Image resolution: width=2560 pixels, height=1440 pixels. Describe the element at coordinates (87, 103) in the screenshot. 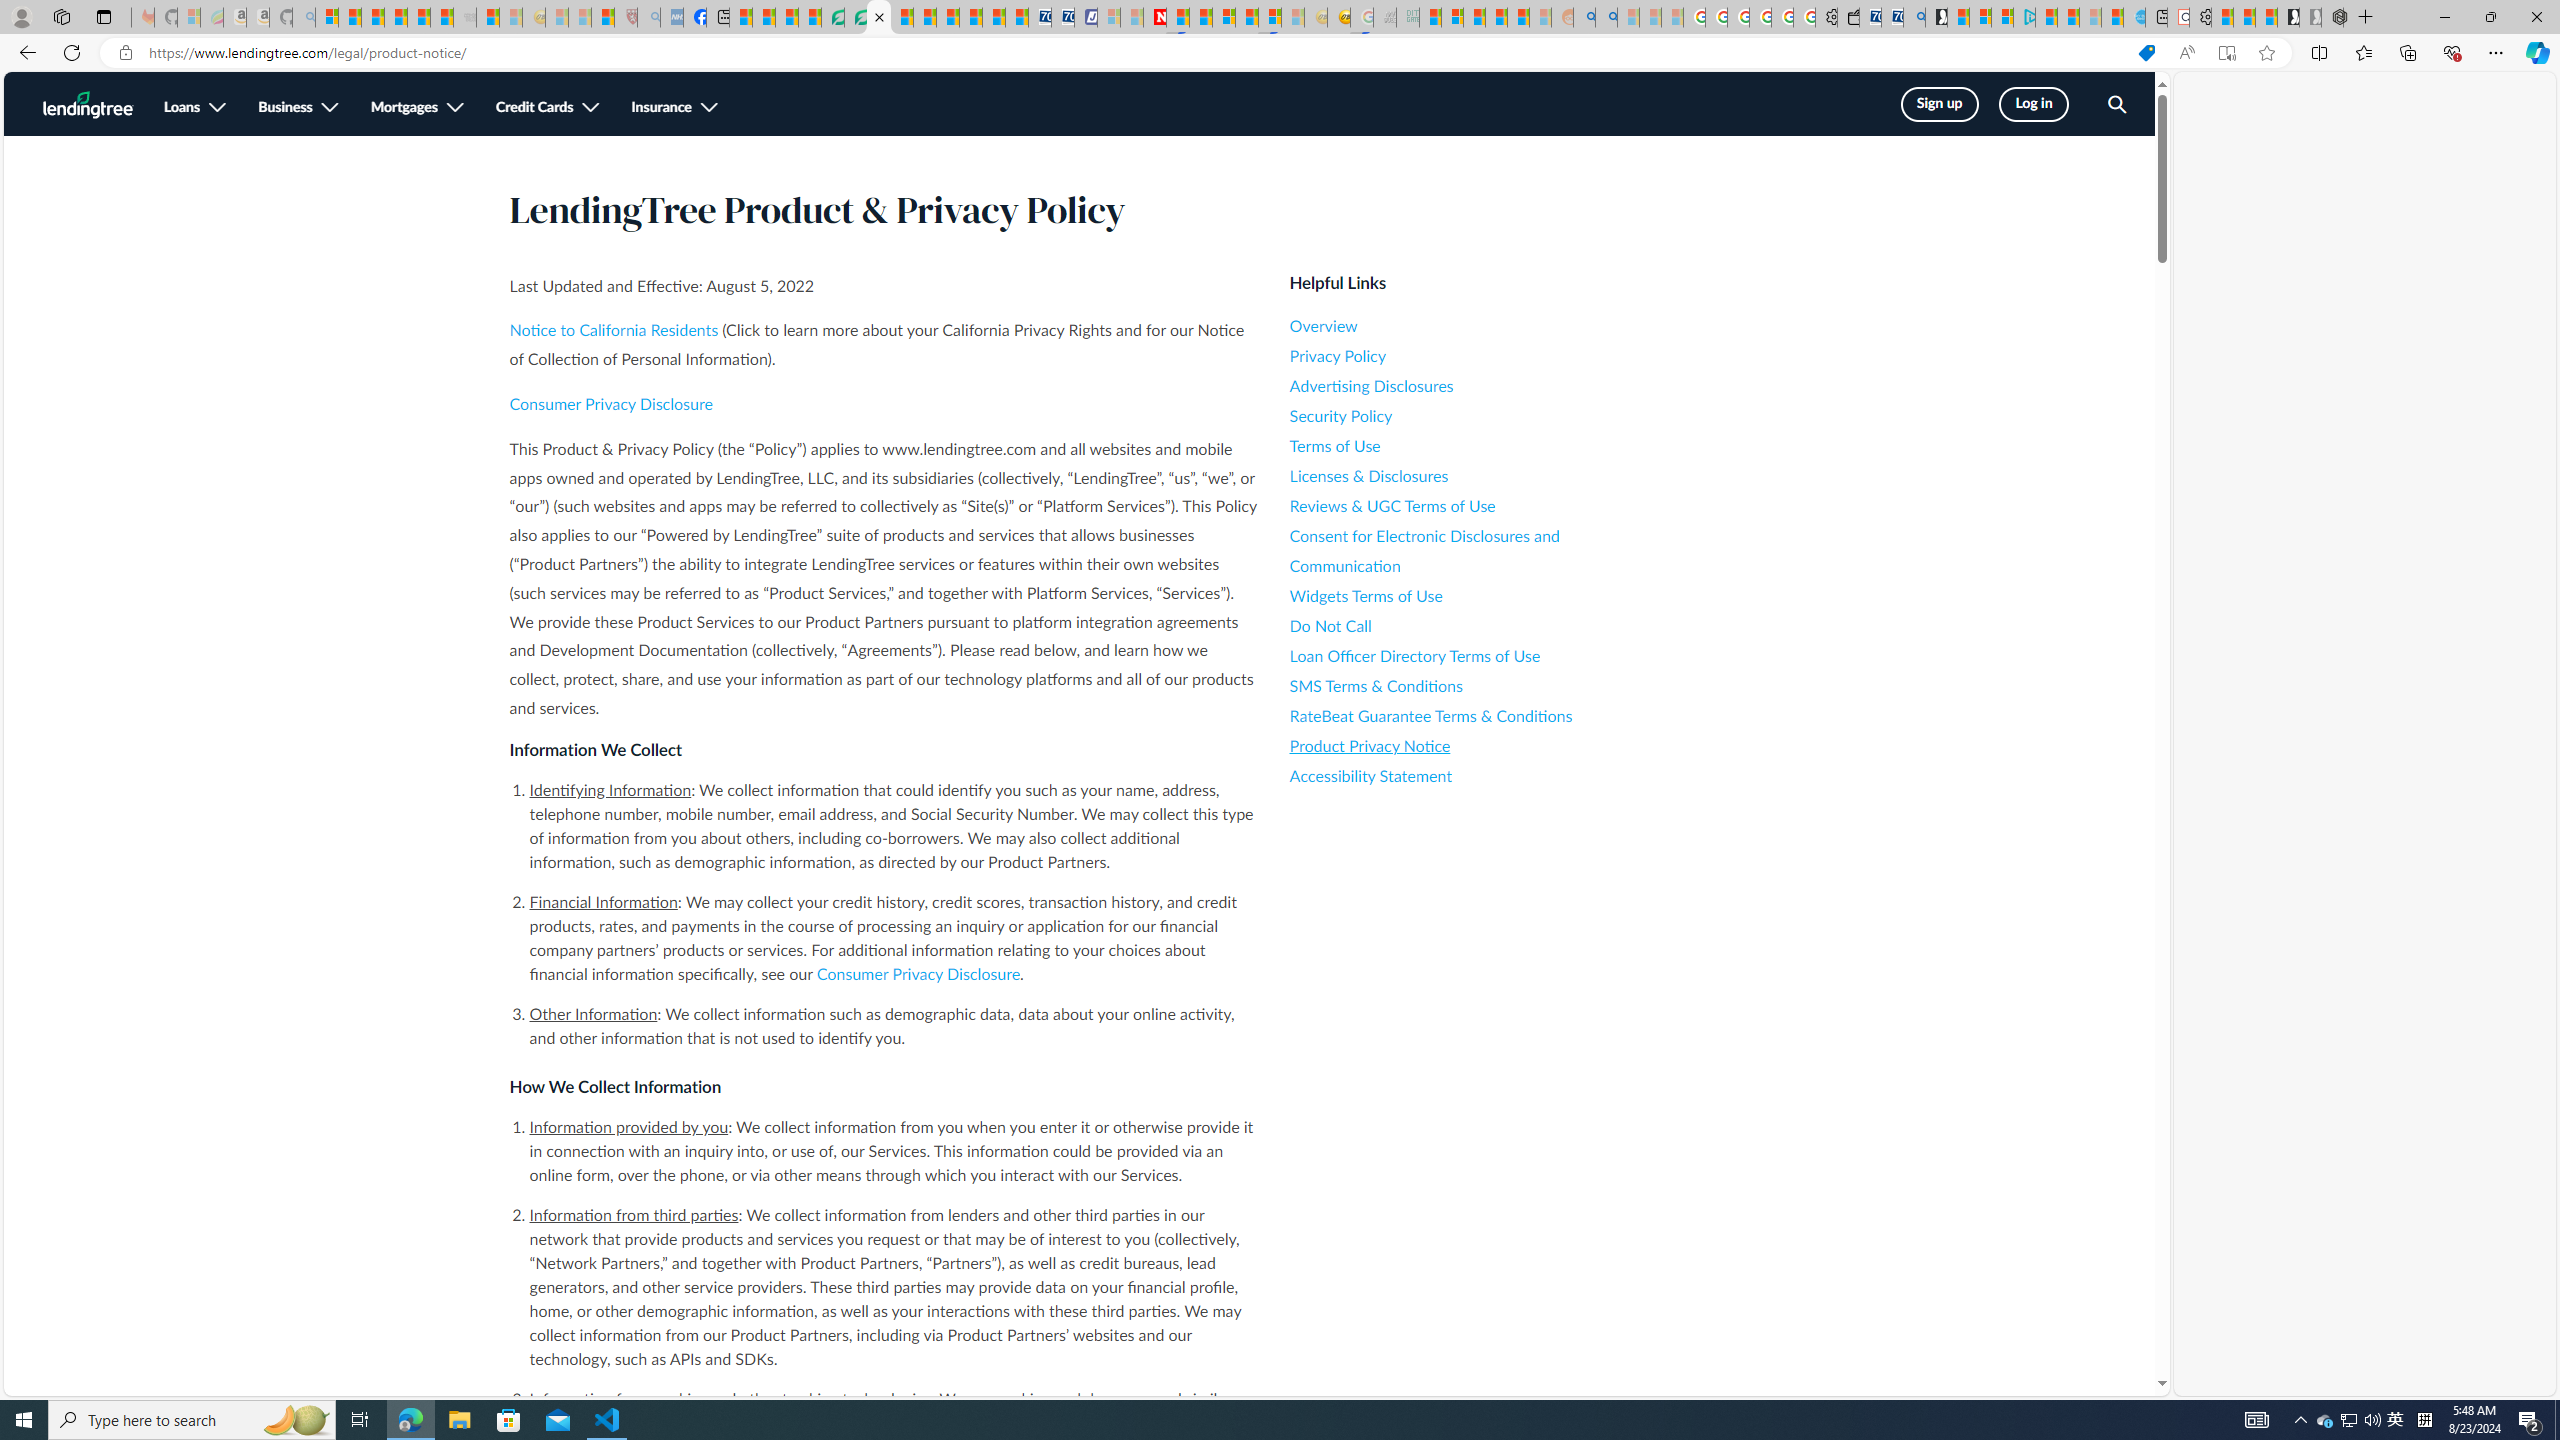

I see `'LendingTree Homepage Logo'` at that location.